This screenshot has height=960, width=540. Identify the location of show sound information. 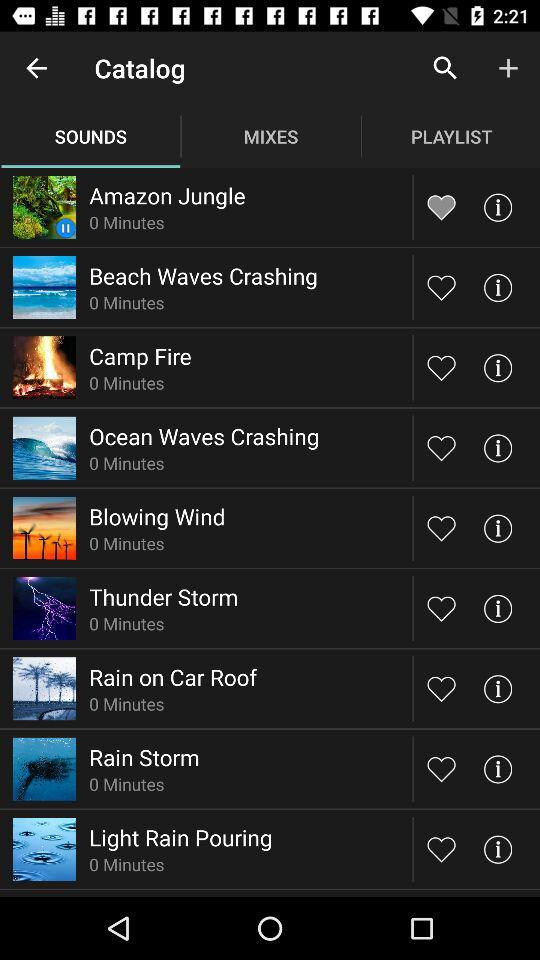
(496, 688).